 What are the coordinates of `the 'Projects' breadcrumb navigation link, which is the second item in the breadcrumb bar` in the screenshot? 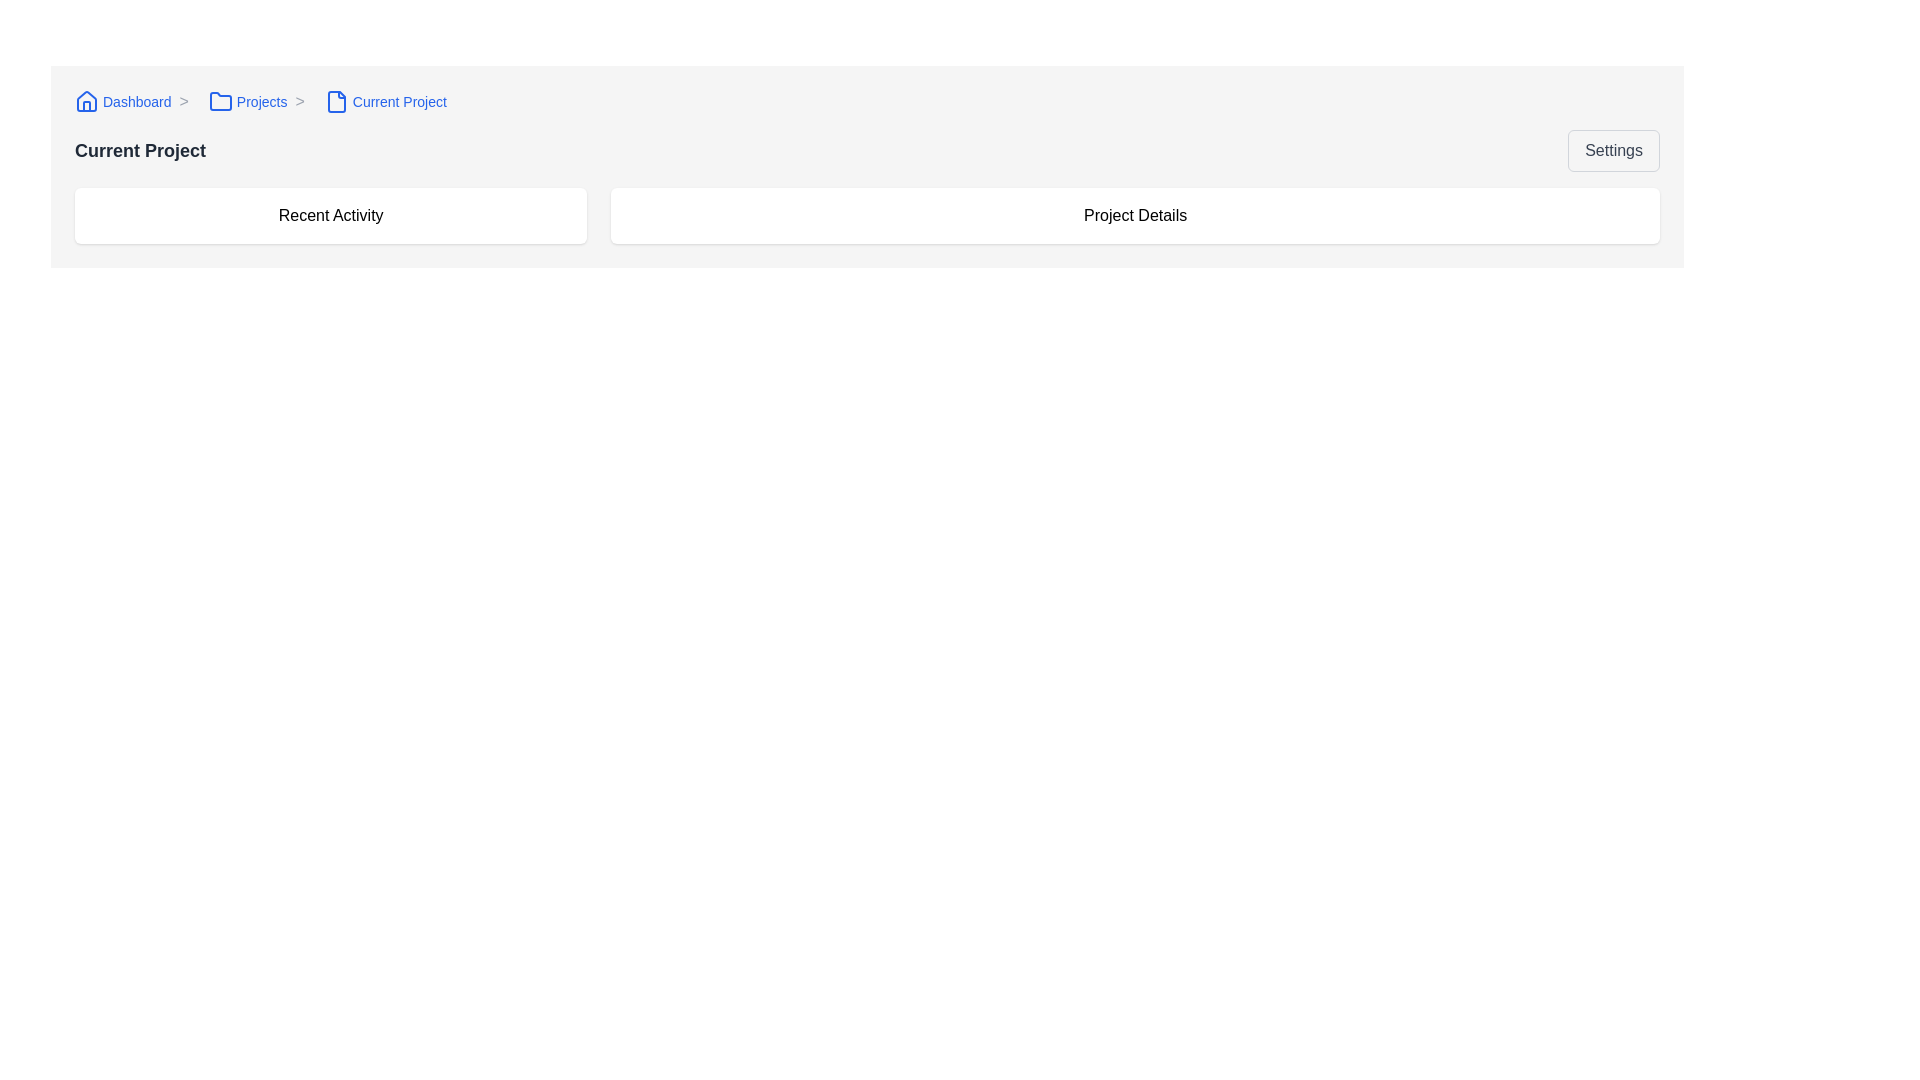 It's located at (259, 101).